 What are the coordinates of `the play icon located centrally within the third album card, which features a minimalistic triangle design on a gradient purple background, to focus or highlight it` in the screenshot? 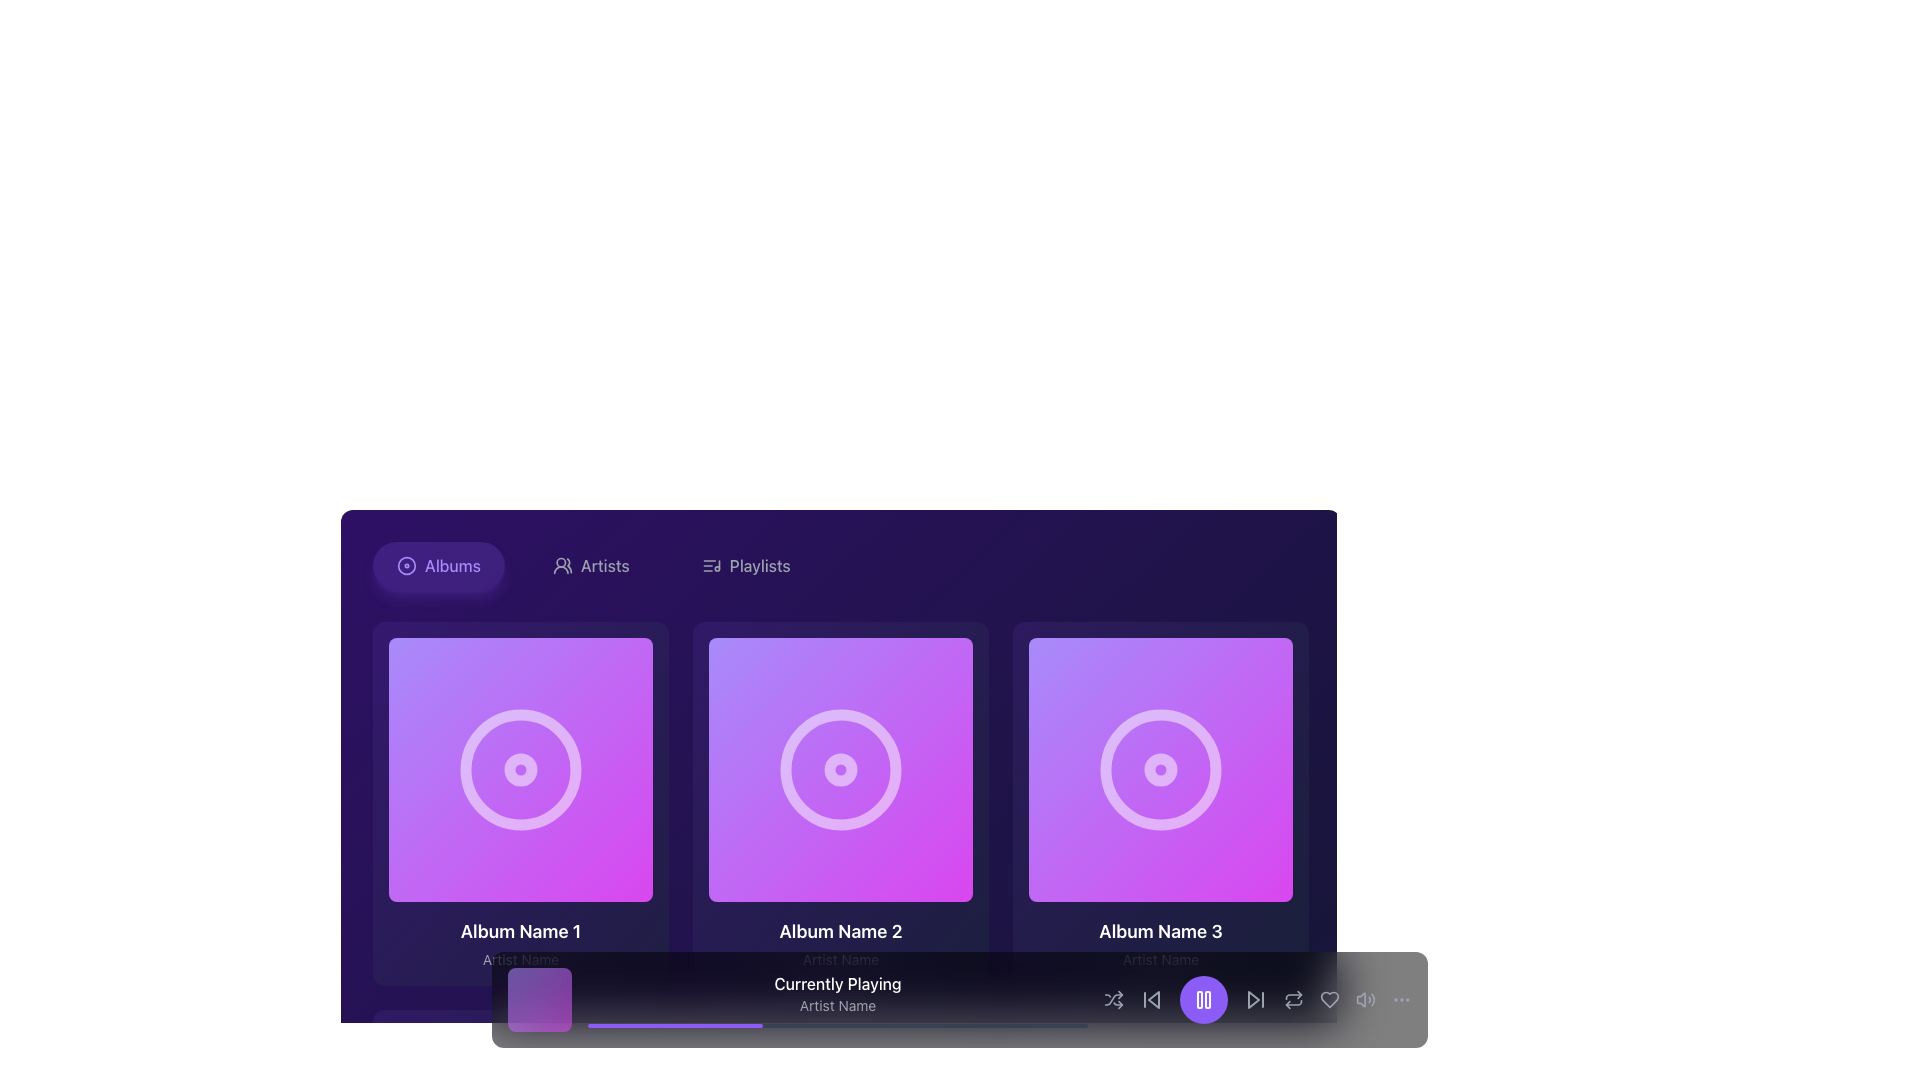 It's located at (1161, 769).